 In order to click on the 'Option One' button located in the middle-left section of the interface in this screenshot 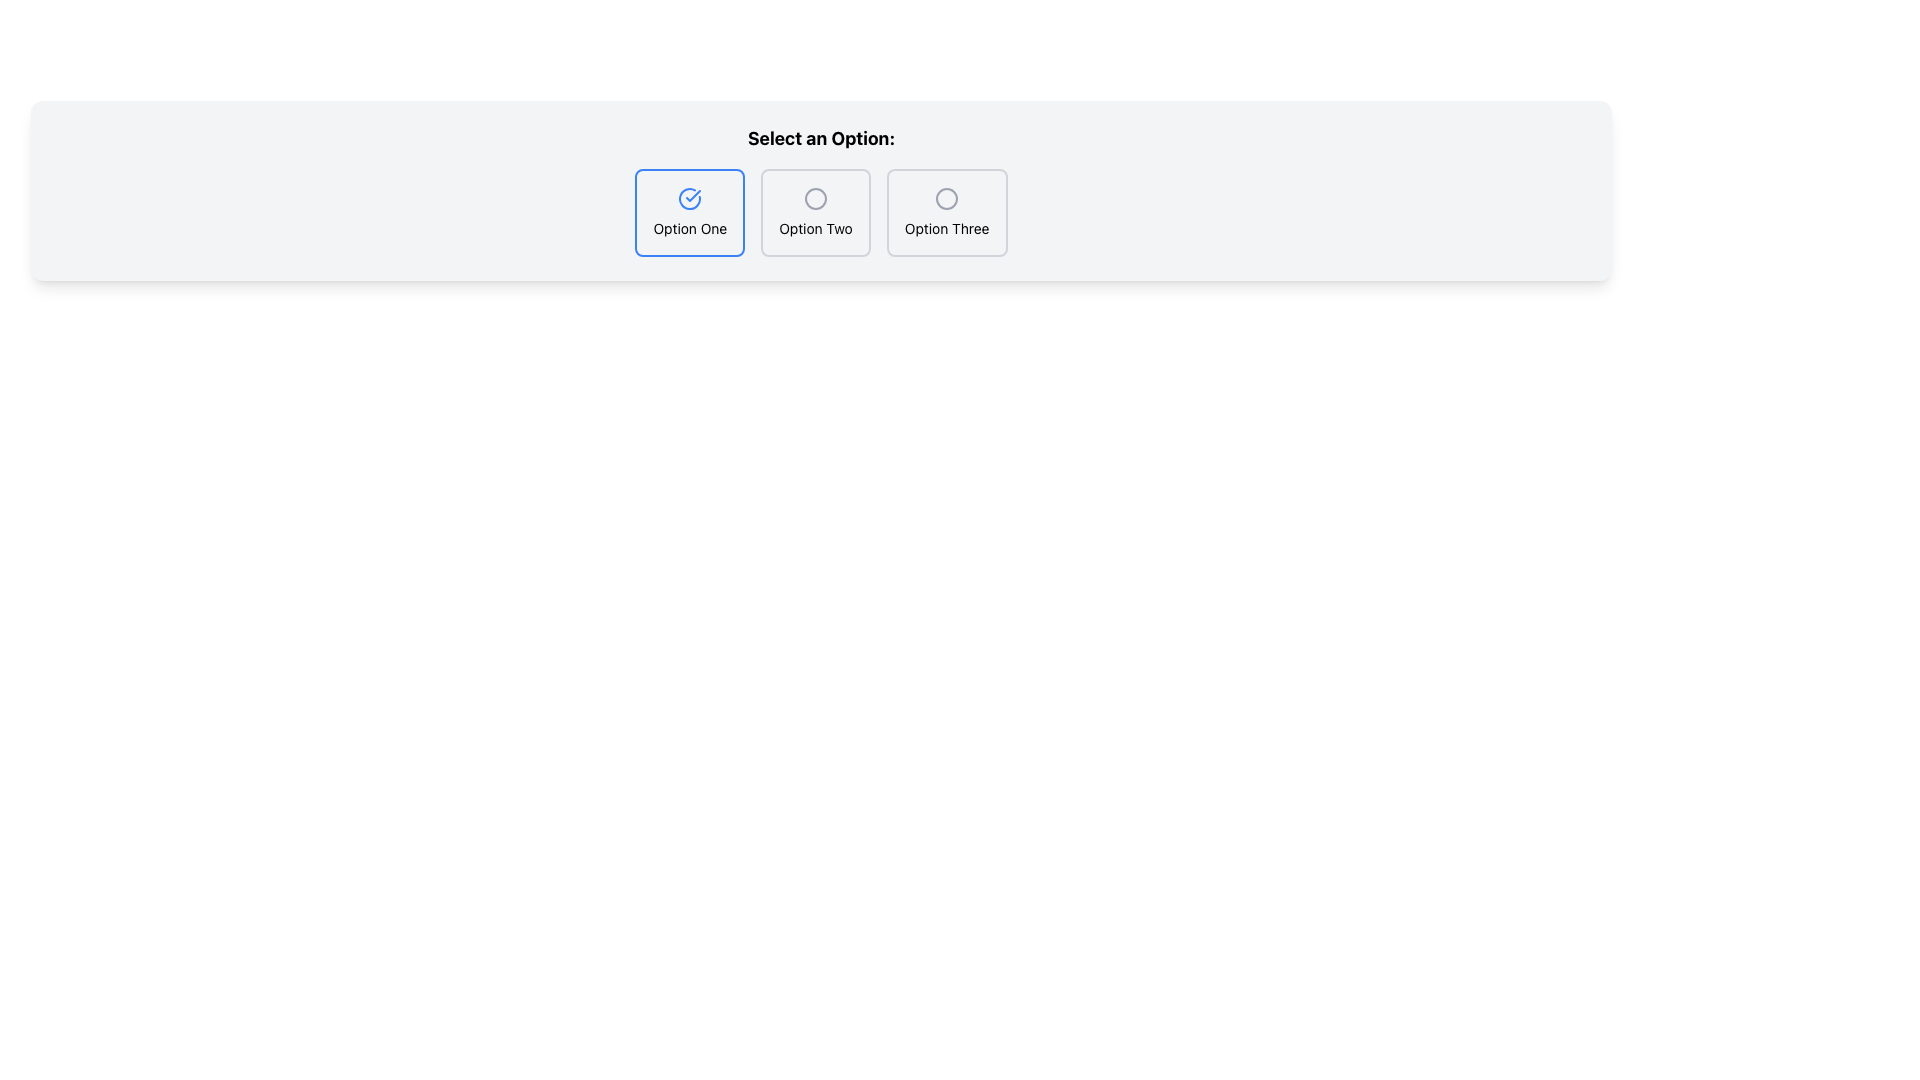, I will do `click(690, 212)`.